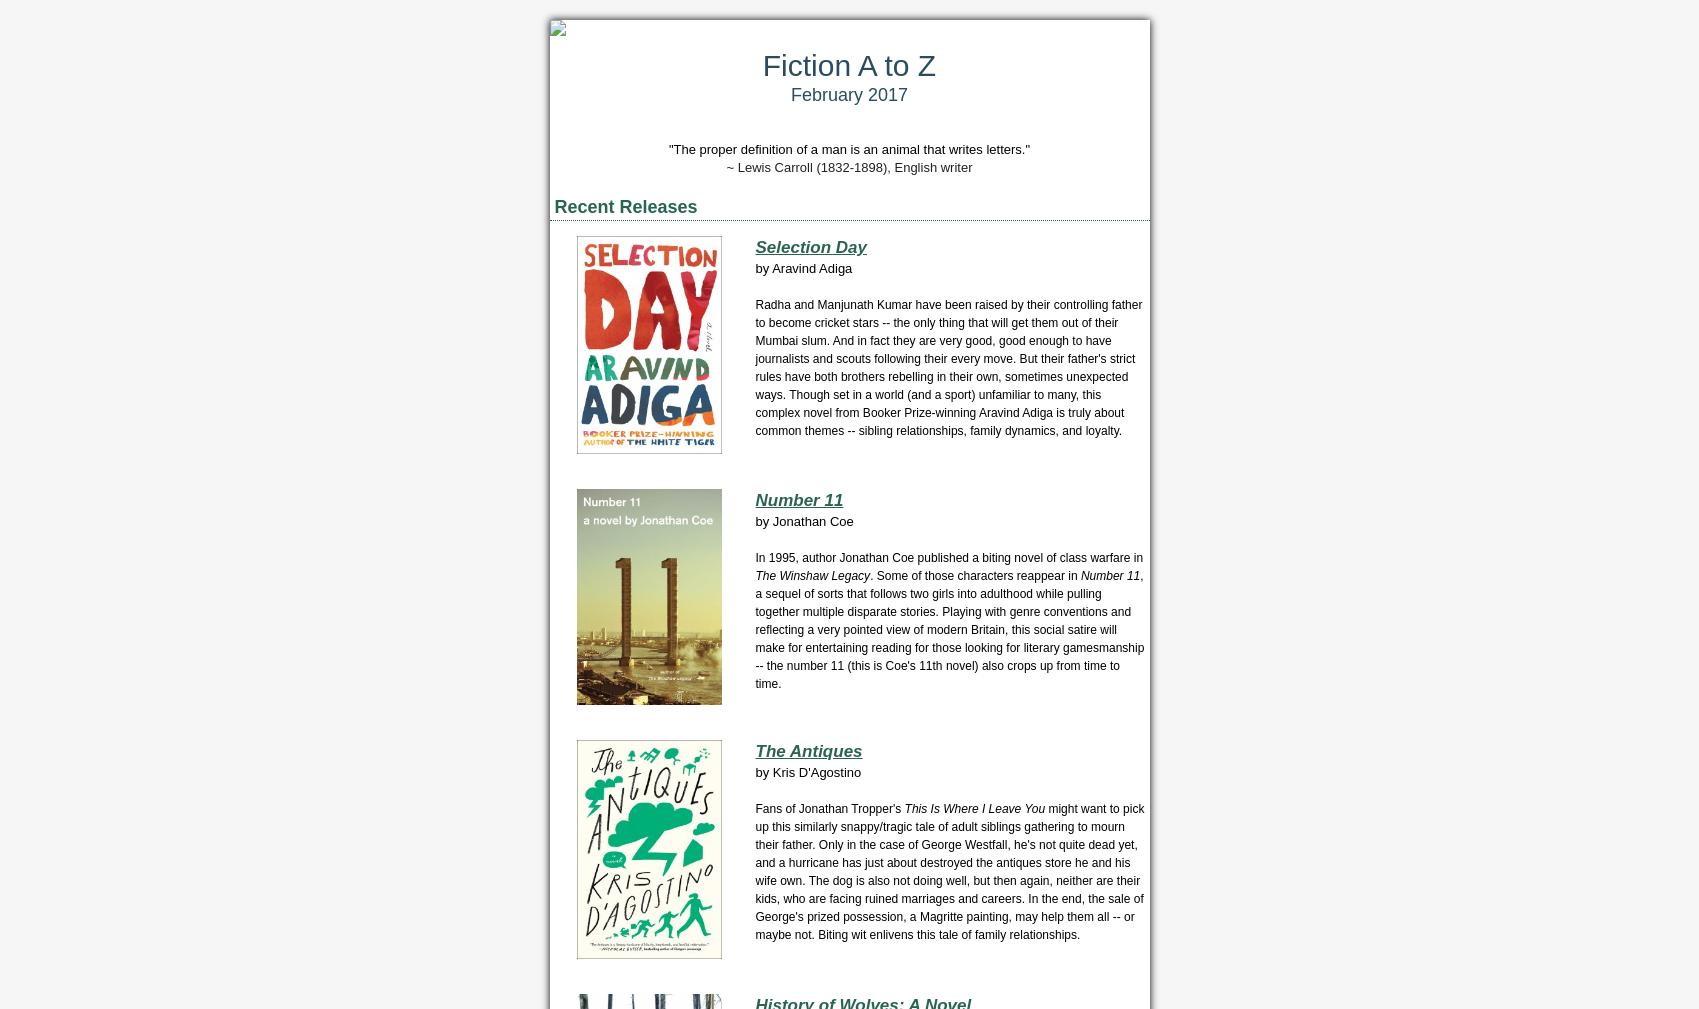  I want to click on 'The Antiques', so click(754, 751).